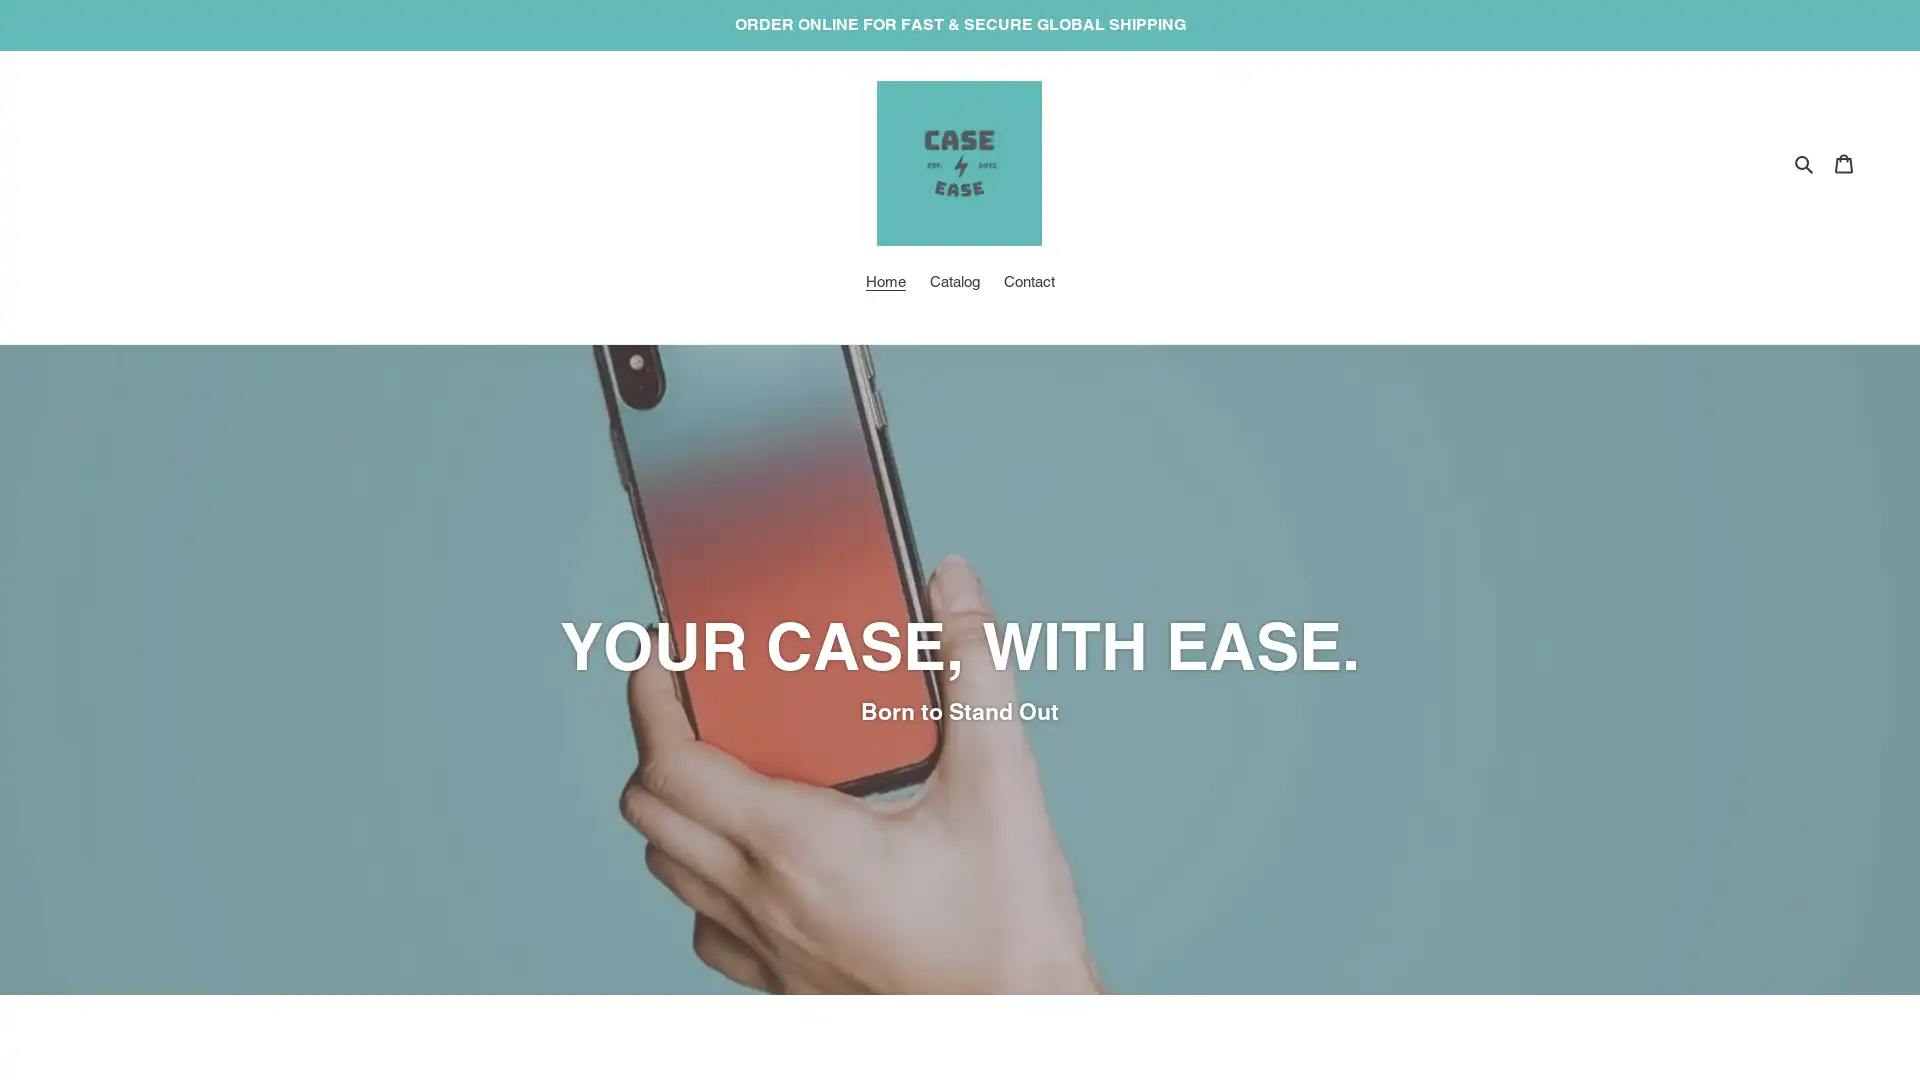  I want to click on Search, so click(1804, 161).